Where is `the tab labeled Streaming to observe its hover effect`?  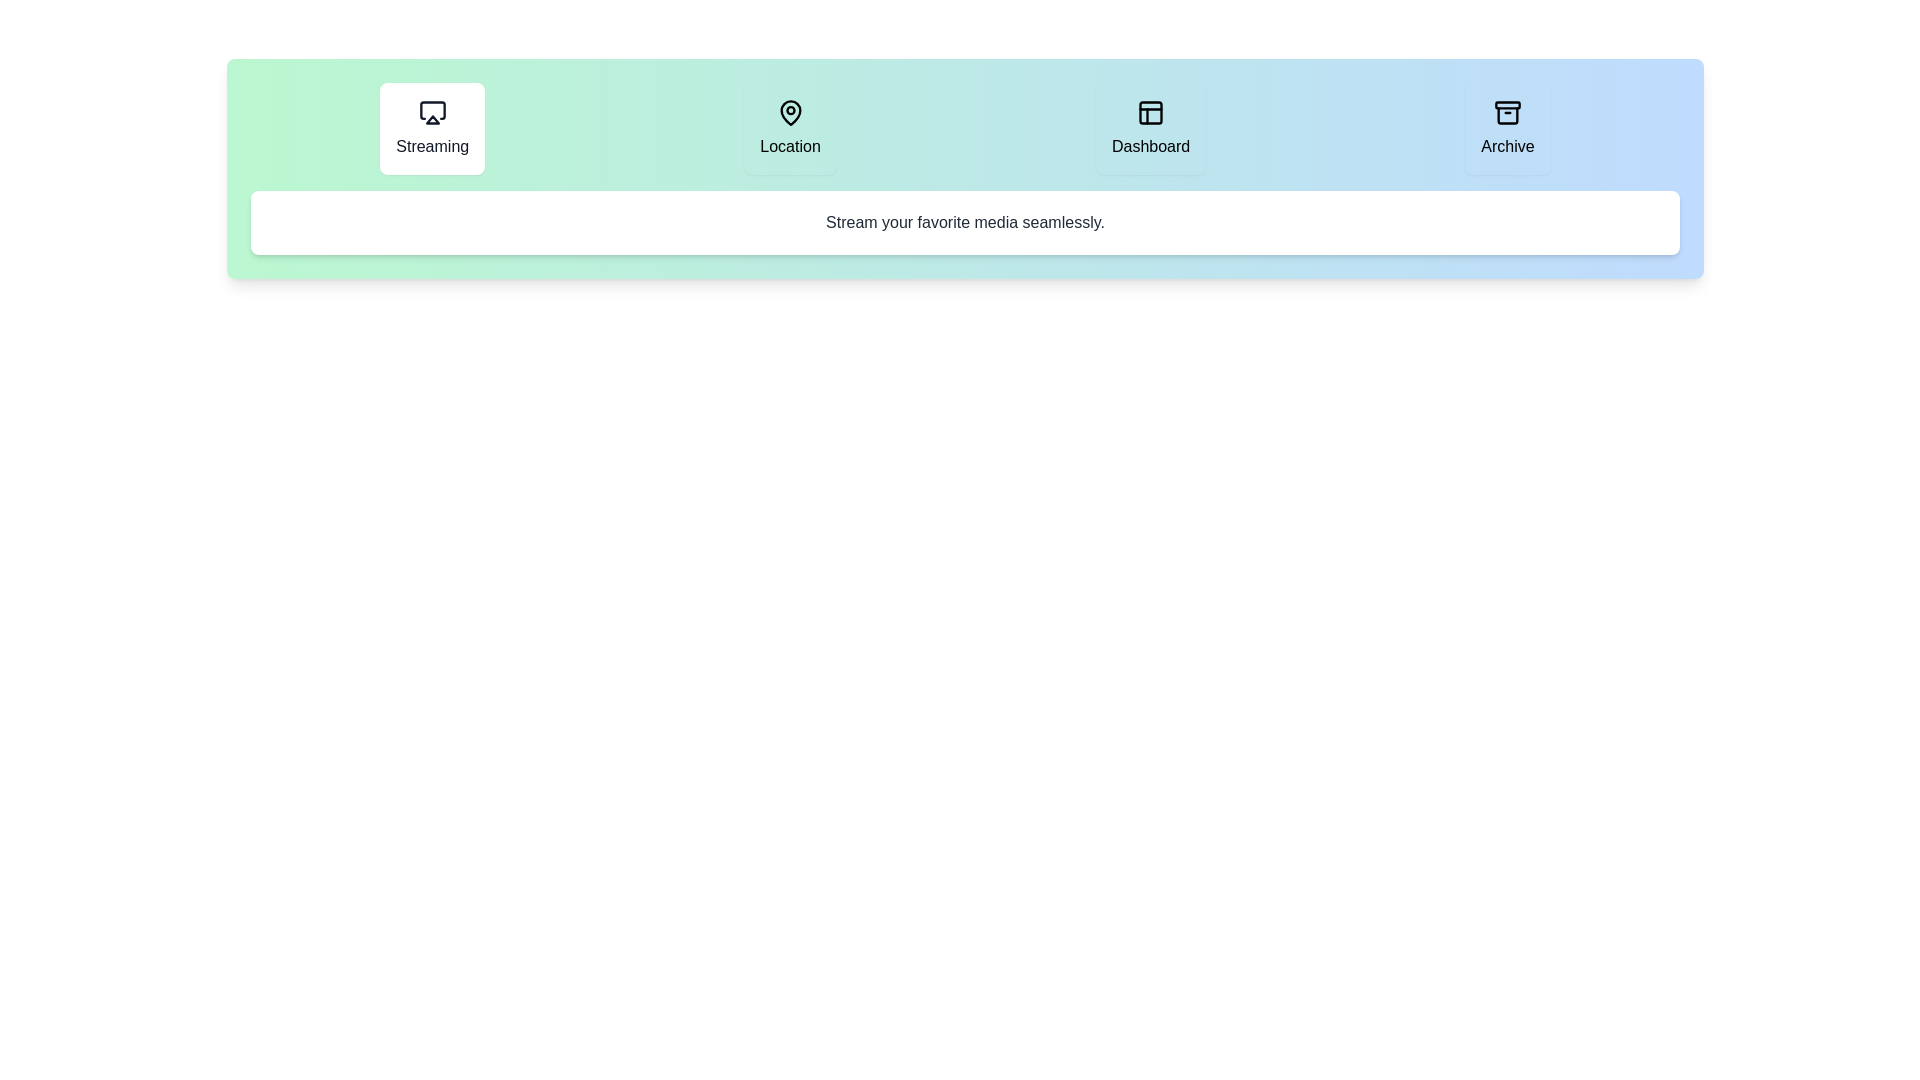 the tab labeled Streaming to observe its hover effect is located at coordinates (431, 128).